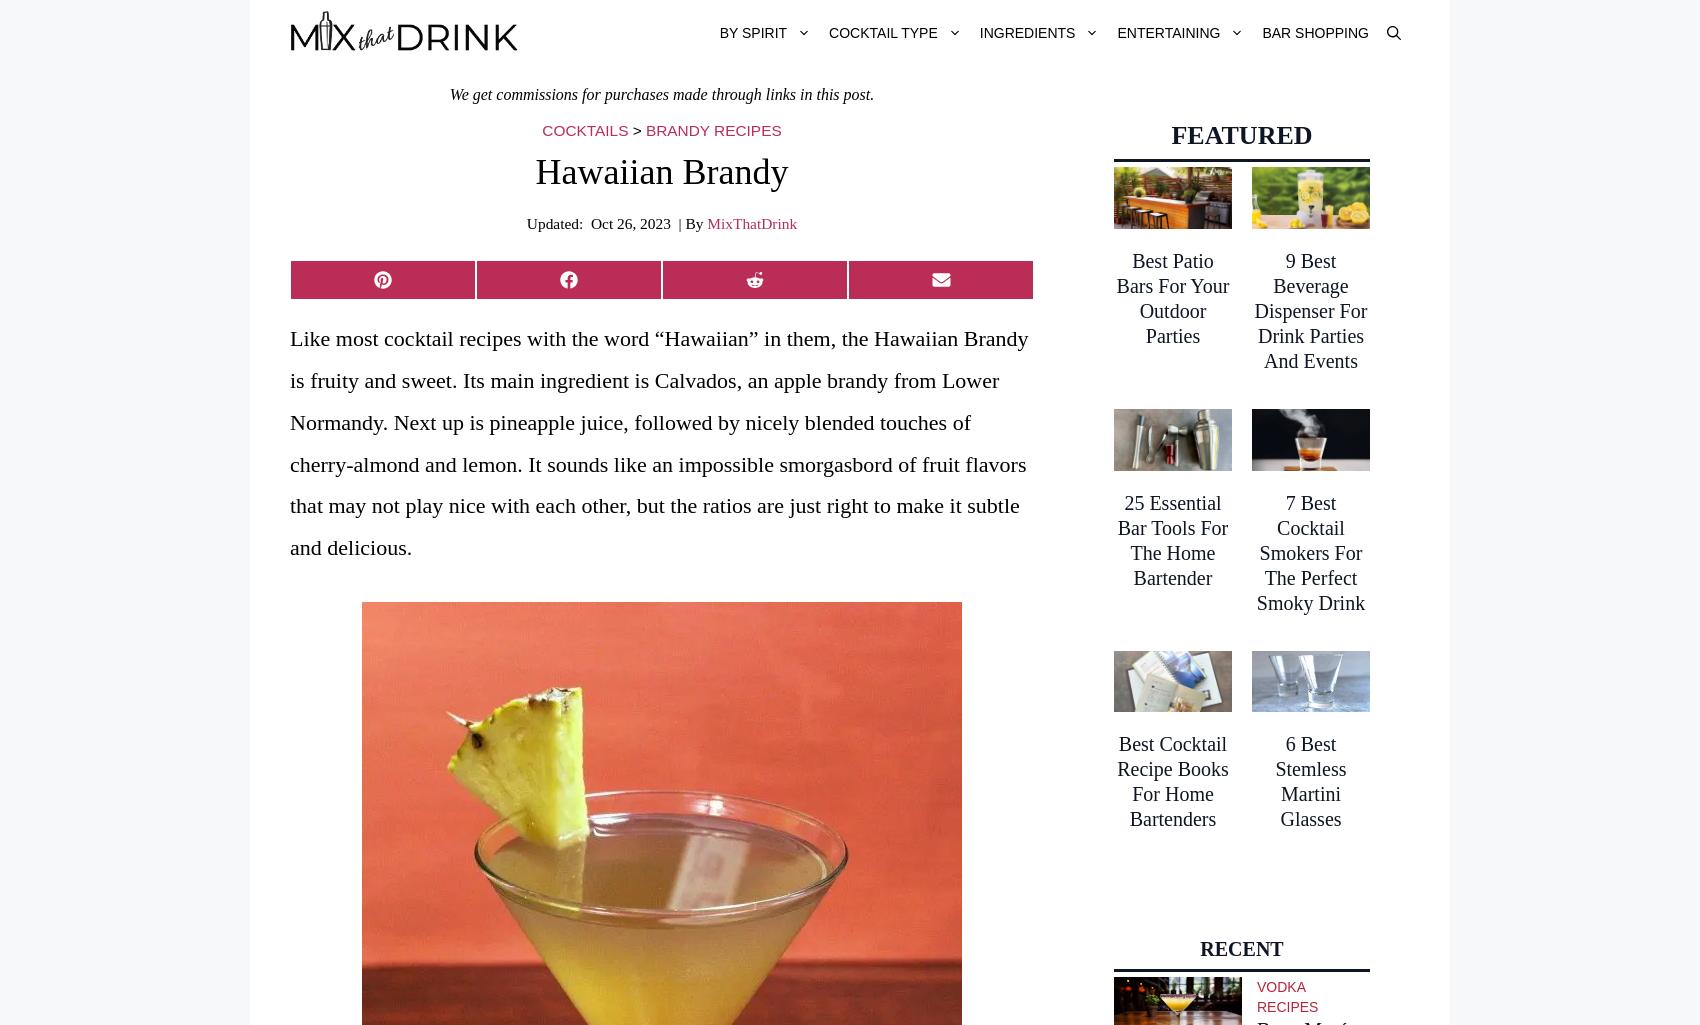 The height and width of the screenshot is (1025, 1700). What do you see at coordinates (1240, 135) in the screenshot?
I see `'Featured'` at bounding box center [1240, 135].